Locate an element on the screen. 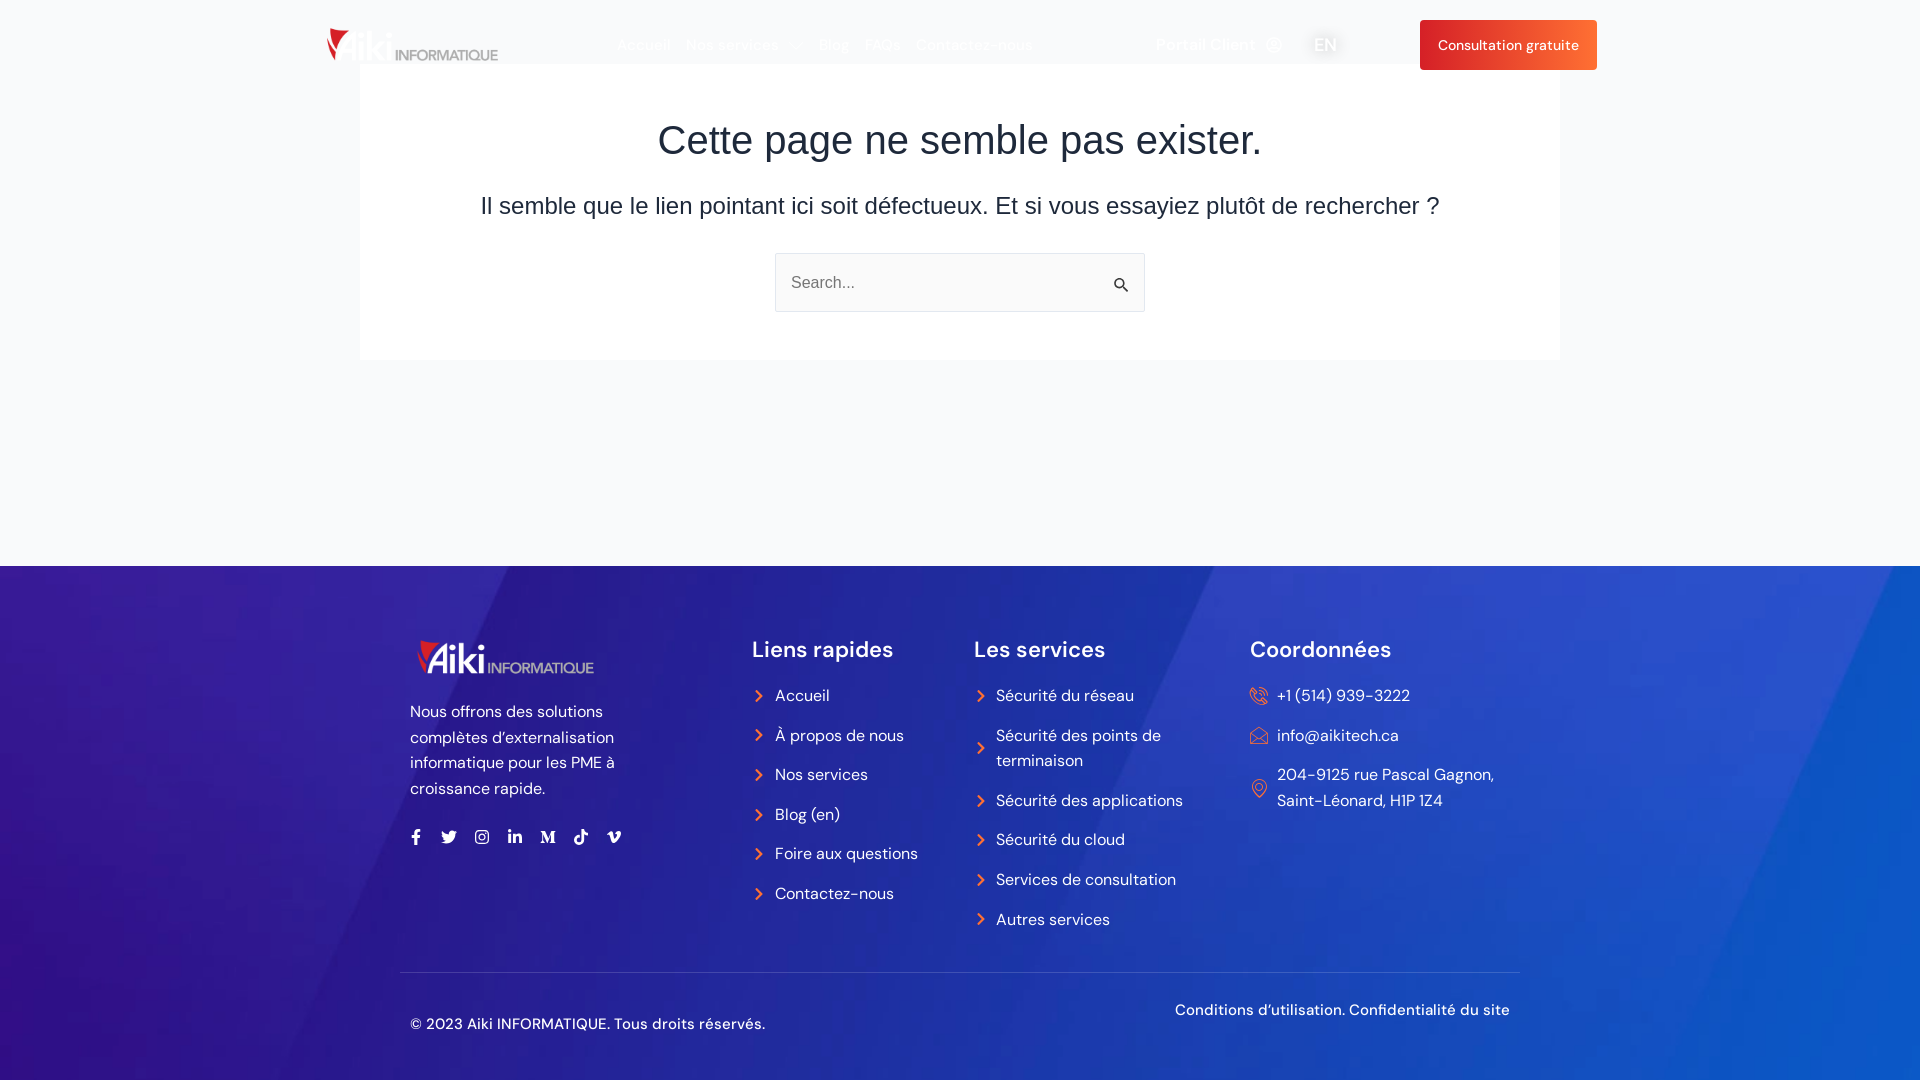 The width and height of the screenshot is (1920, 1080). 'Tiktok' is located at coordinates (579, 837).